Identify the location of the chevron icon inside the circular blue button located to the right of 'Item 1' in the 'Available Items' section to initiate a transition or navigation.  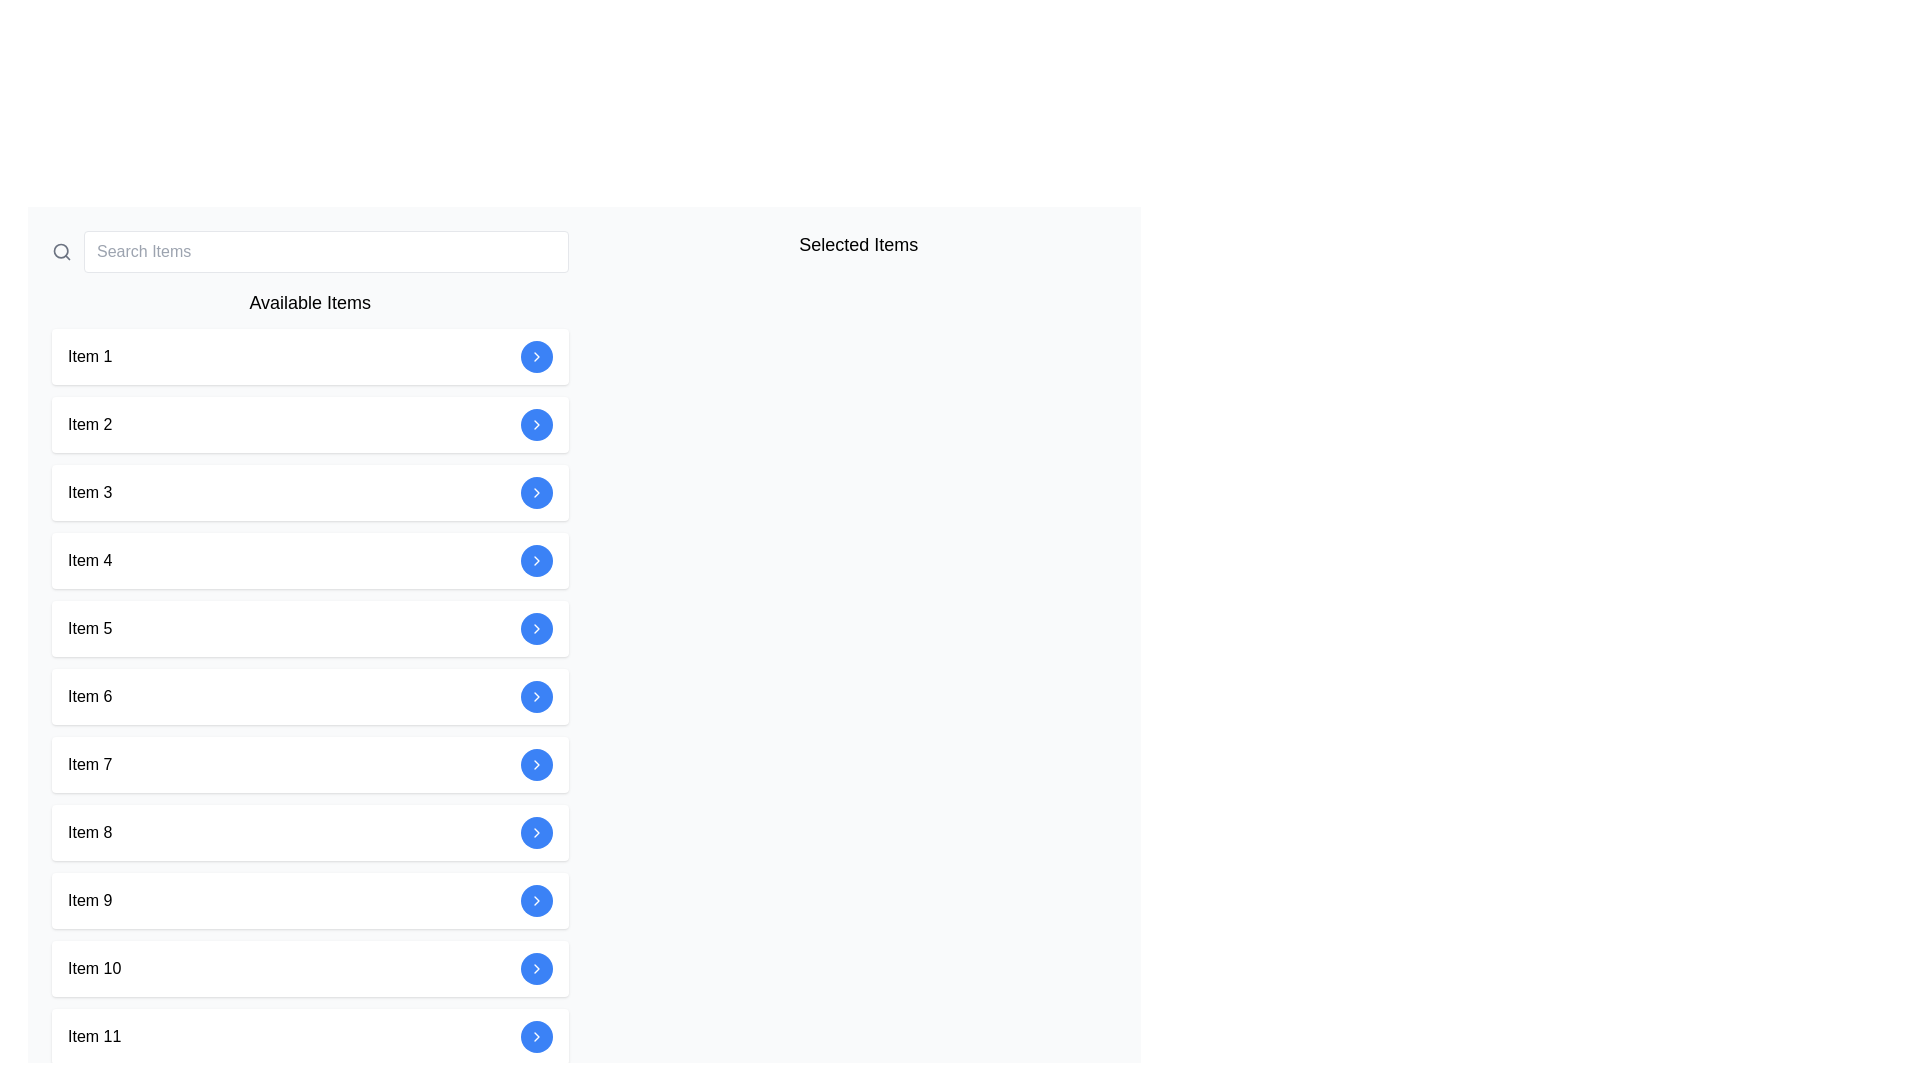
(536, 356).